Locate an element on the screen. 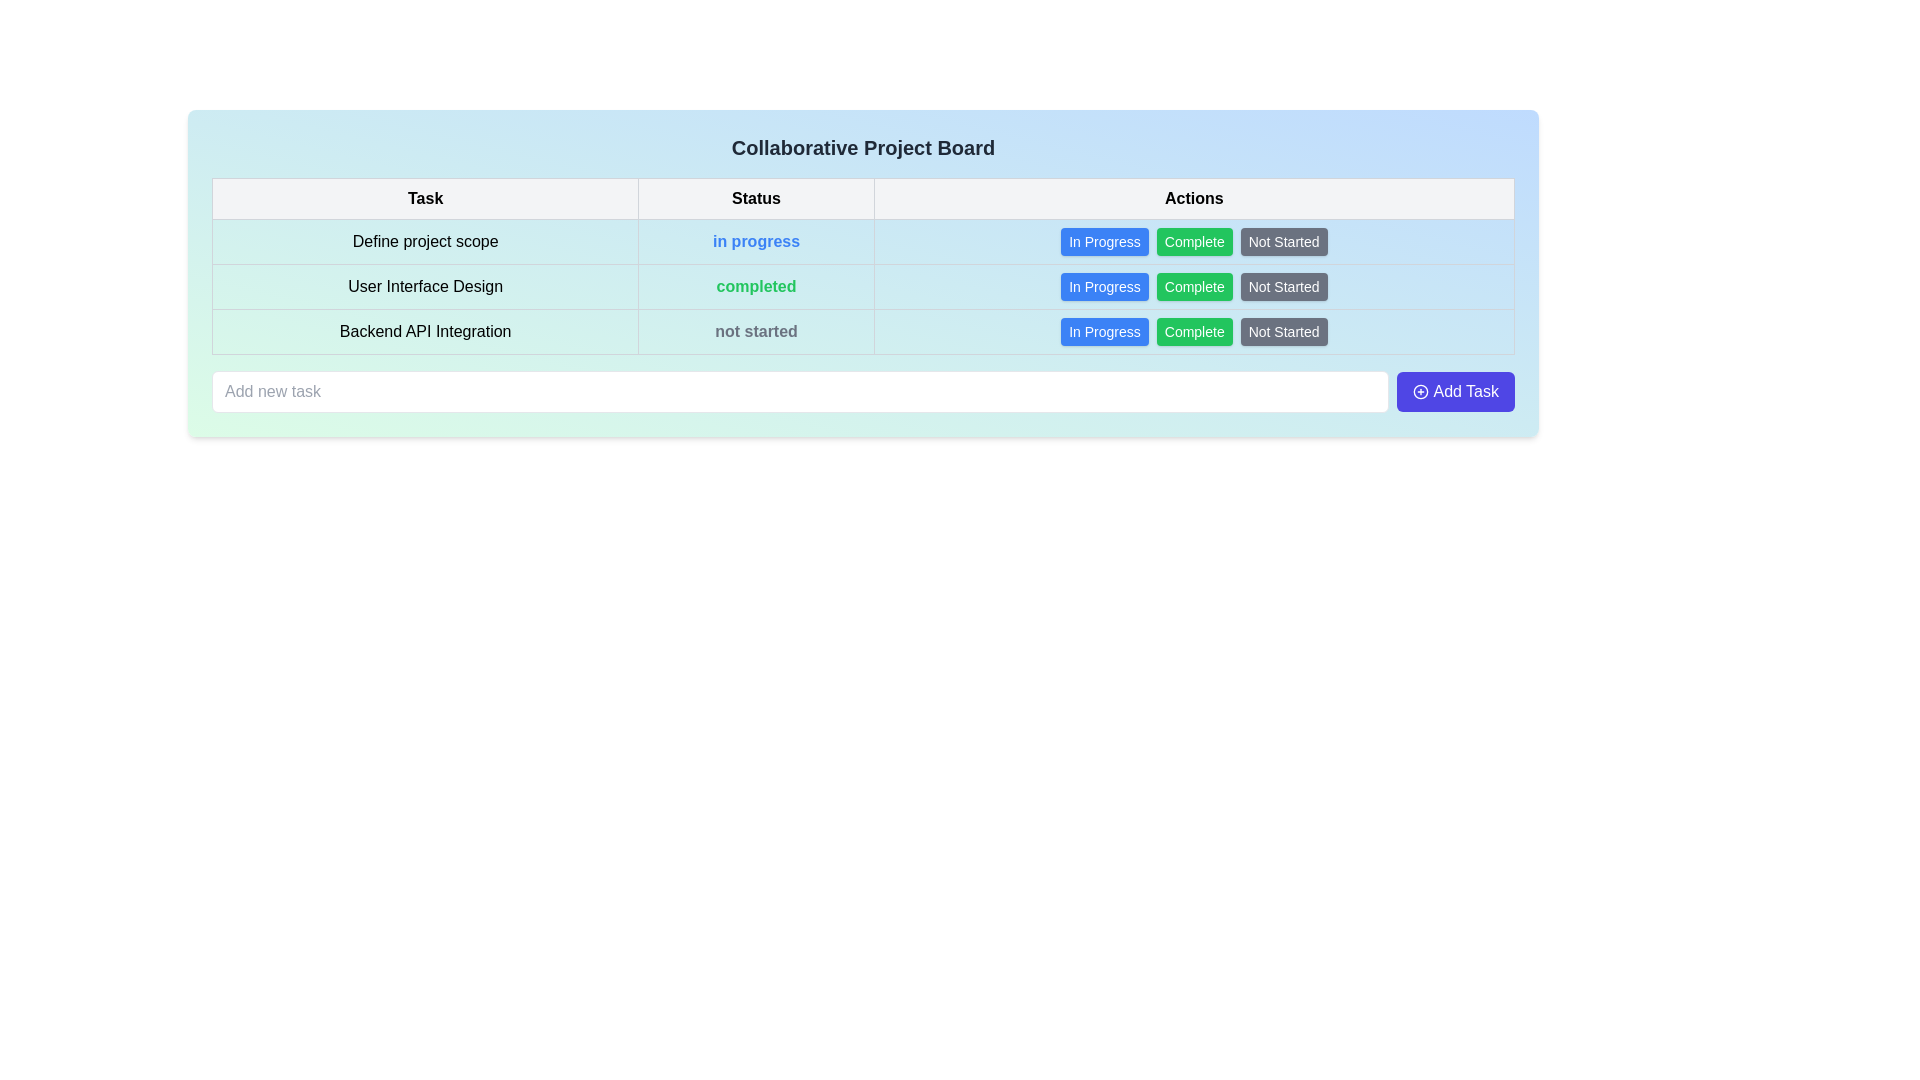 The height and width of the screenshot is (1080, 1920). the 'Actions' text label, which is the third column header in a three-column layout, styled with a black sans-serif font on a light gray background is located at coordinates (1194, 199).